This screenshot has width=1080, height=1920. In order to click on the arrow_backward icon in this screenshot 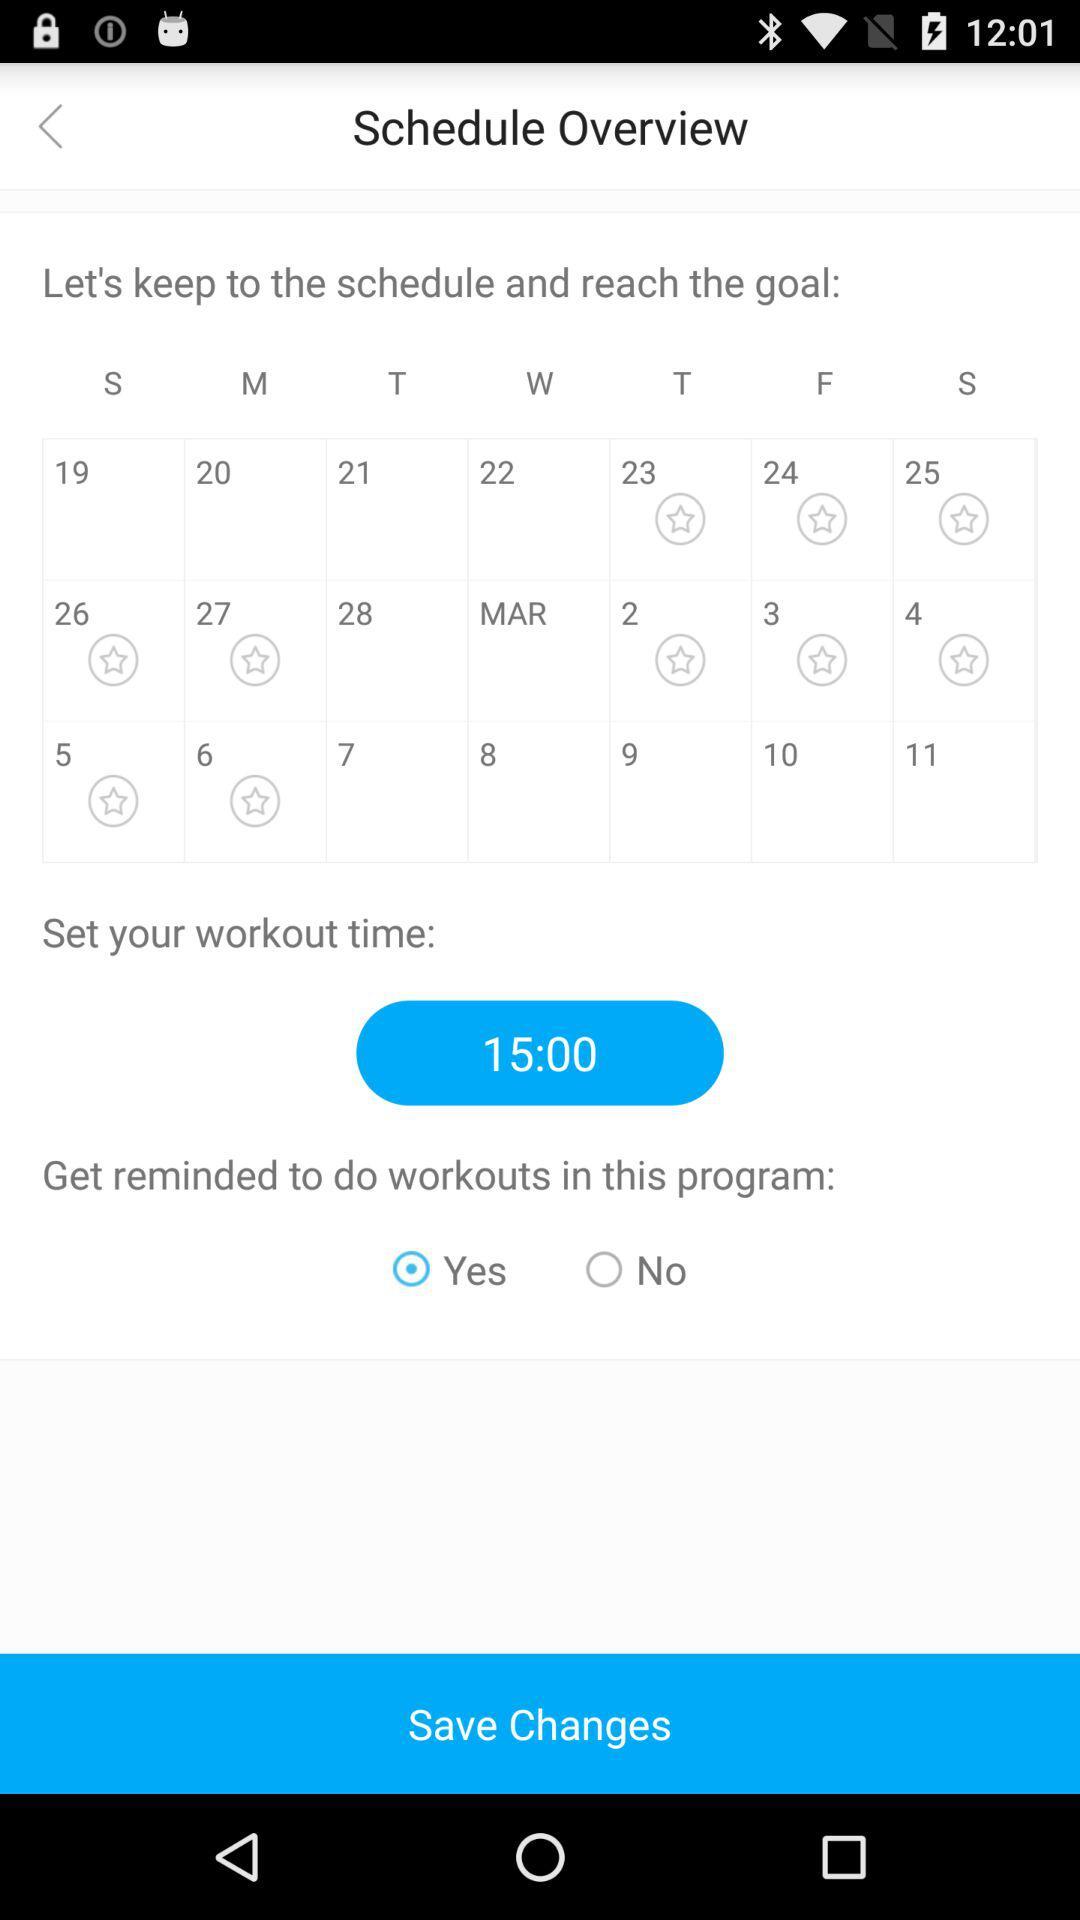, I will do `click(61, 133)`.